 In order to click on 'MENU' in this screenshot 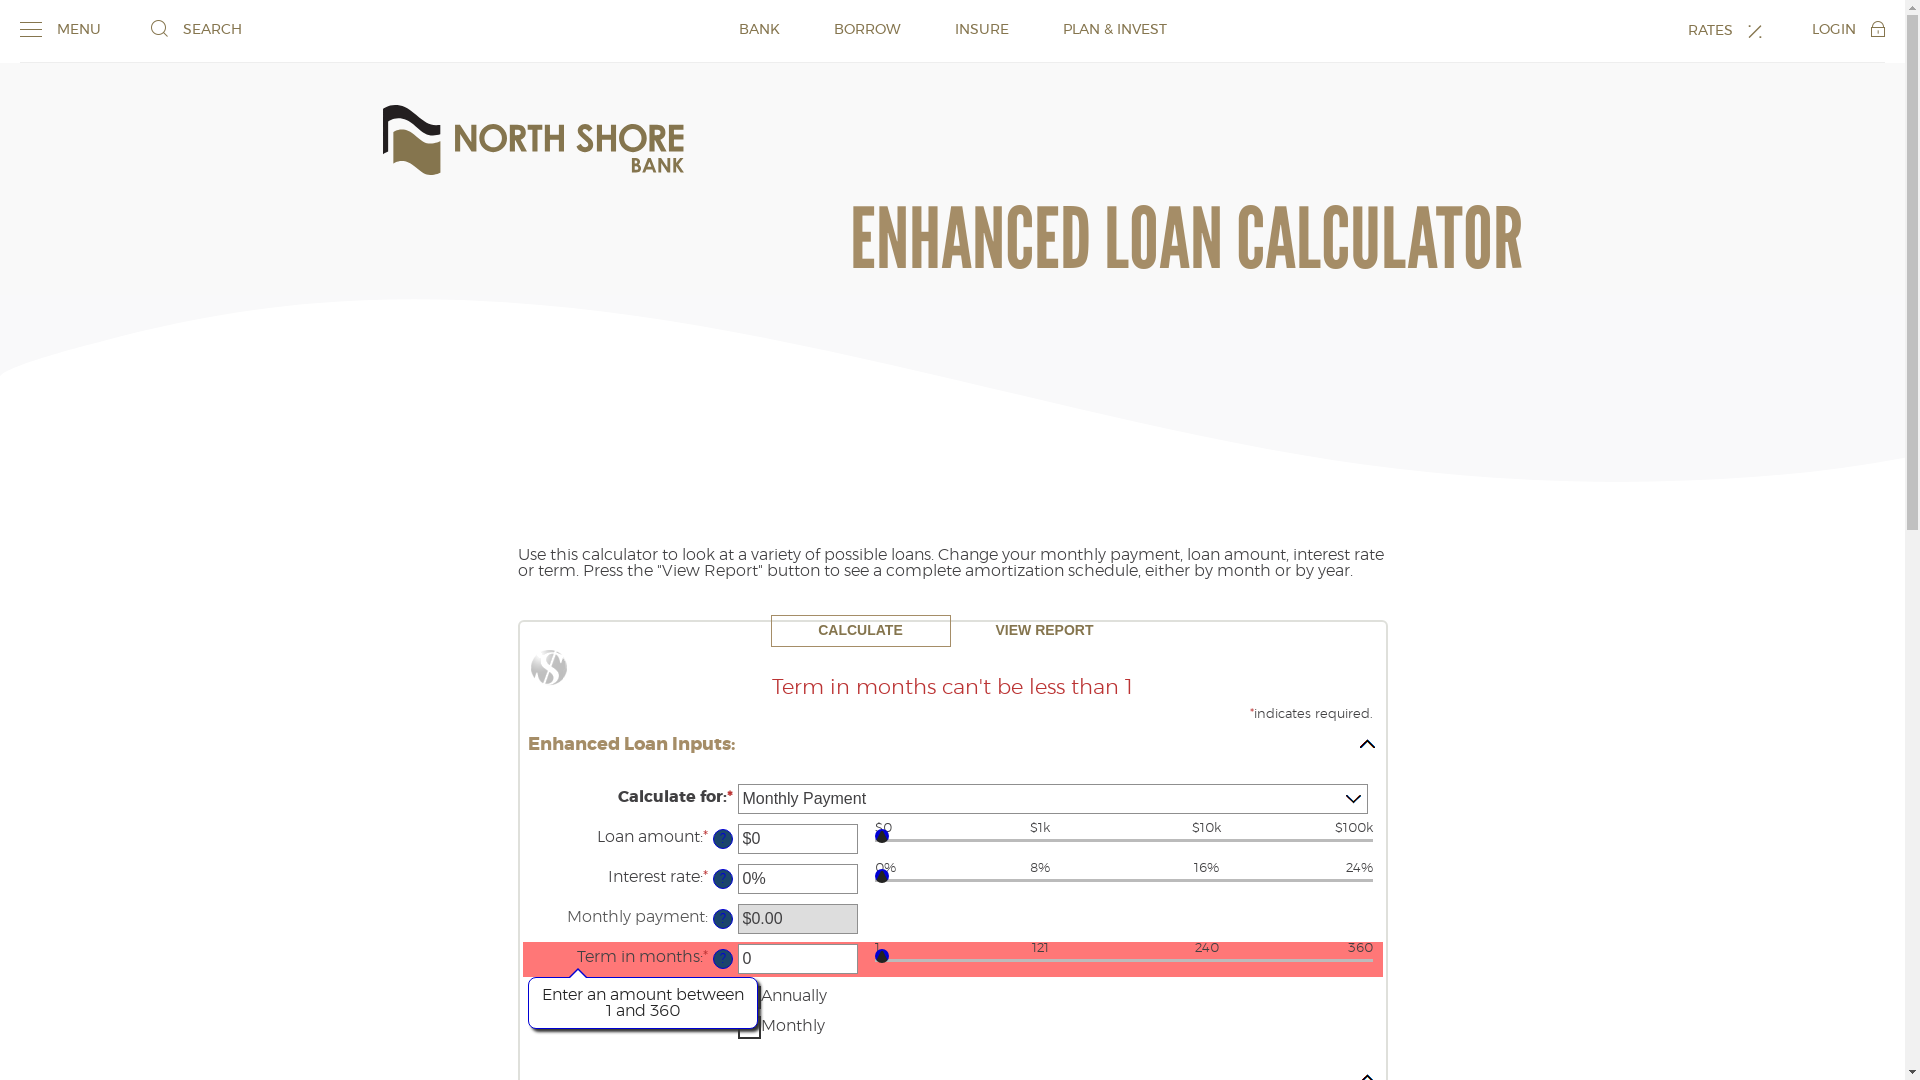, I will do `click(19, 29)`.